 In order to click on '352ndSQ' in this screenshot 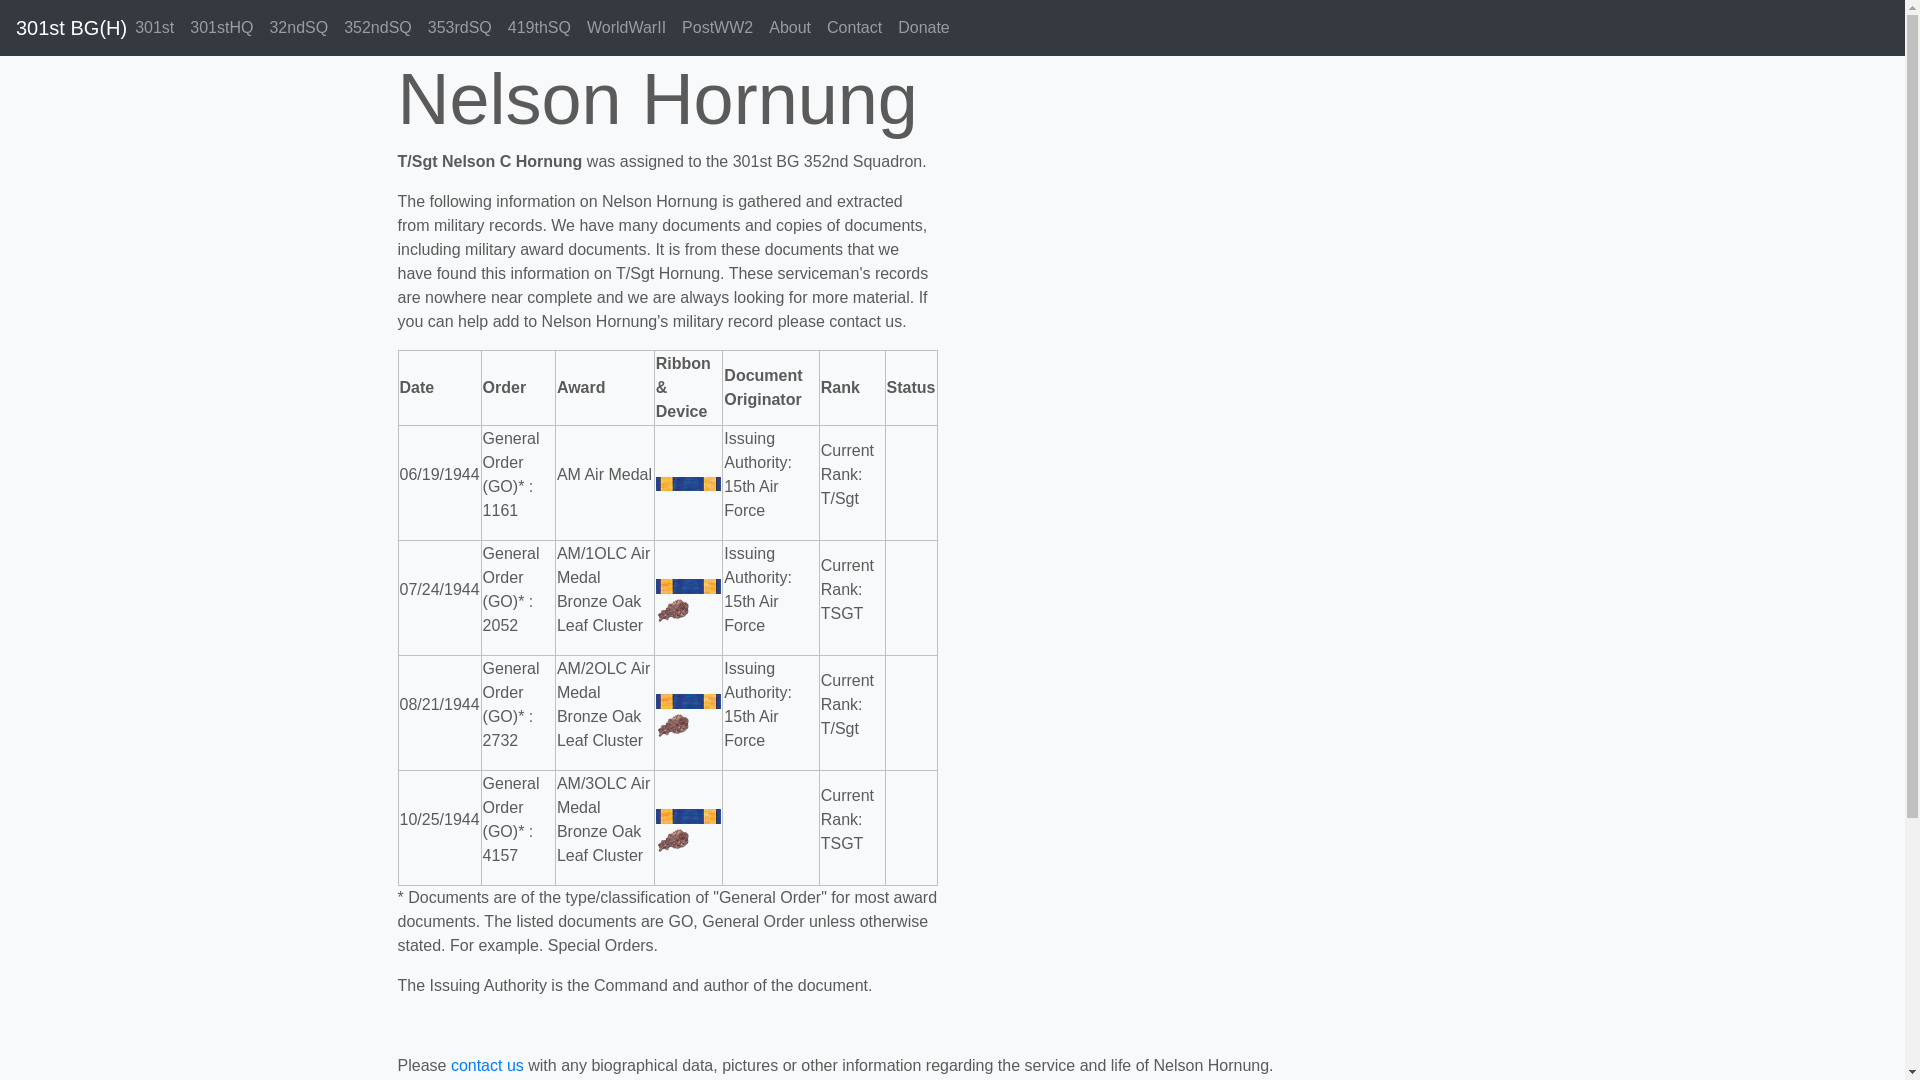, I will do `click(378, 27)`.